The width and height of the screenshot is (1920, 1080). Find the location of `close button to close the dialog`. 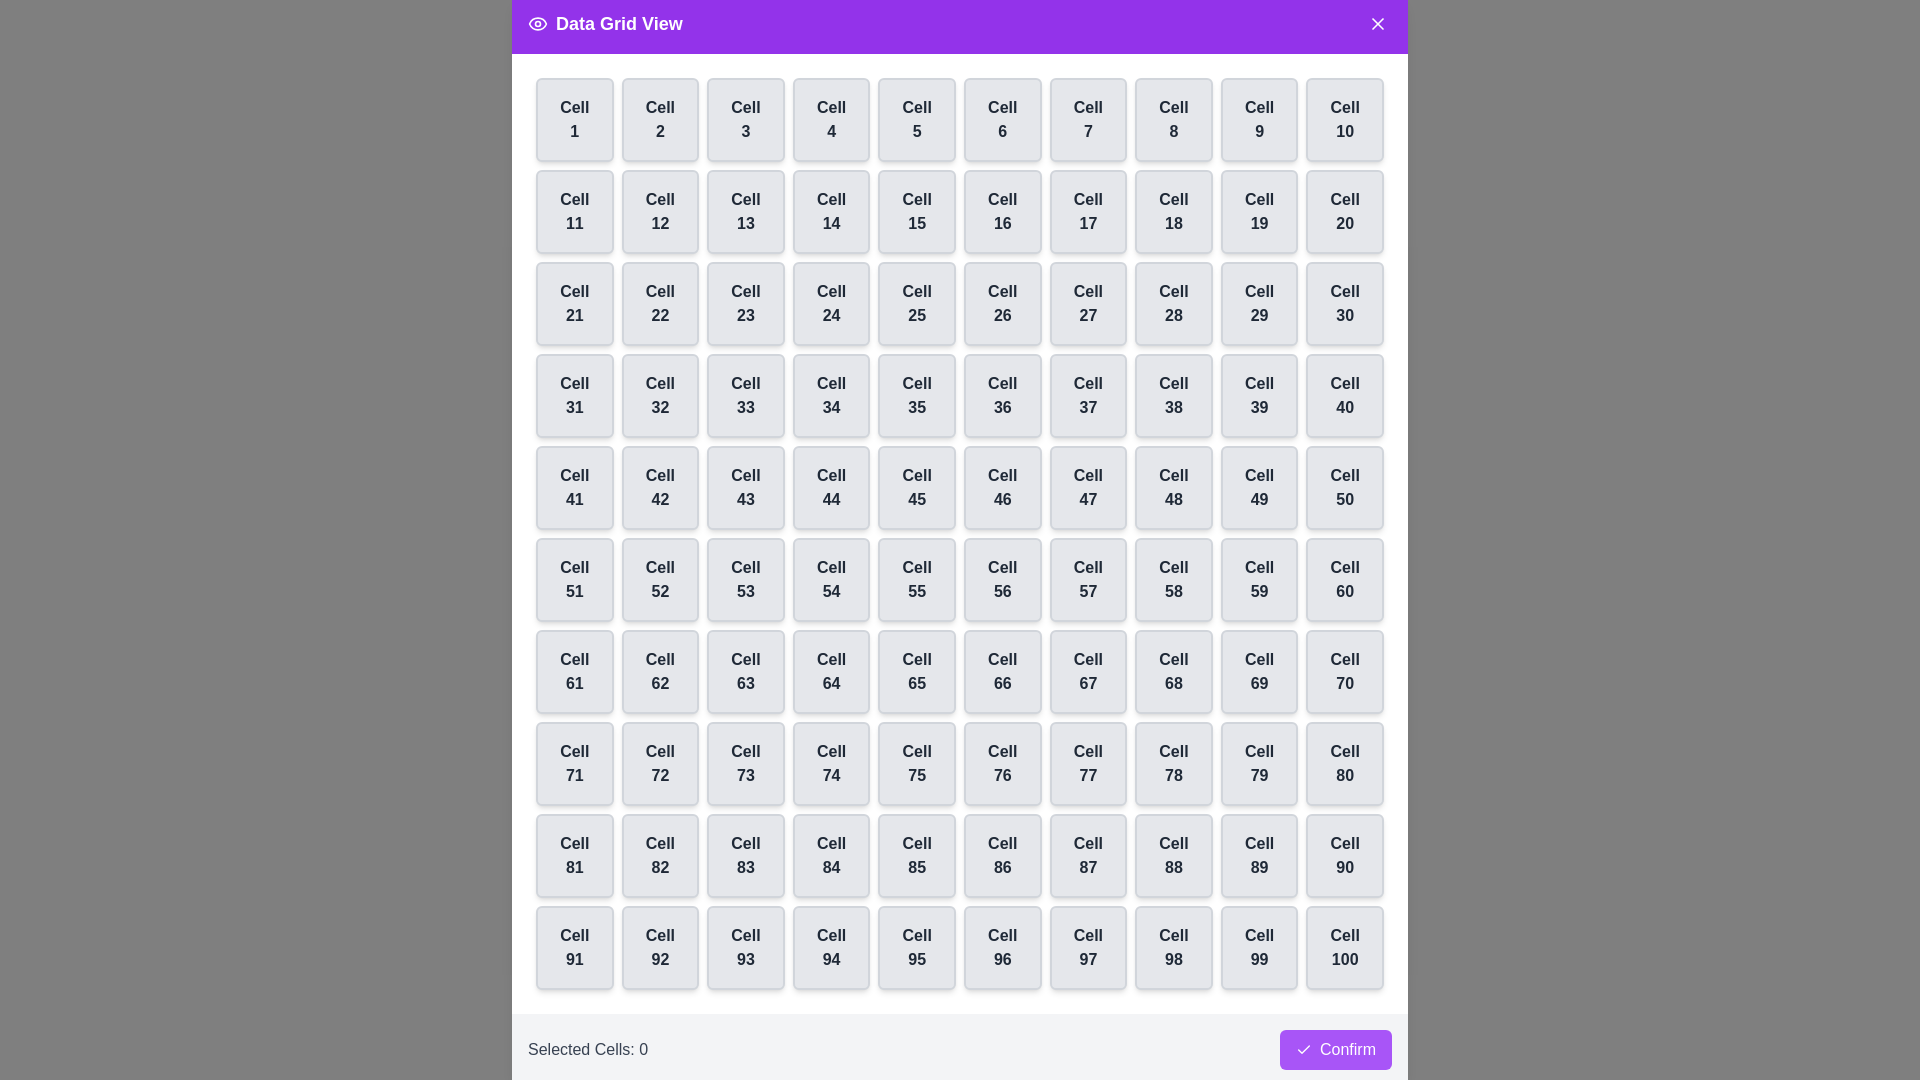

close button to close the dialog is located at coordinates (1376, 23).